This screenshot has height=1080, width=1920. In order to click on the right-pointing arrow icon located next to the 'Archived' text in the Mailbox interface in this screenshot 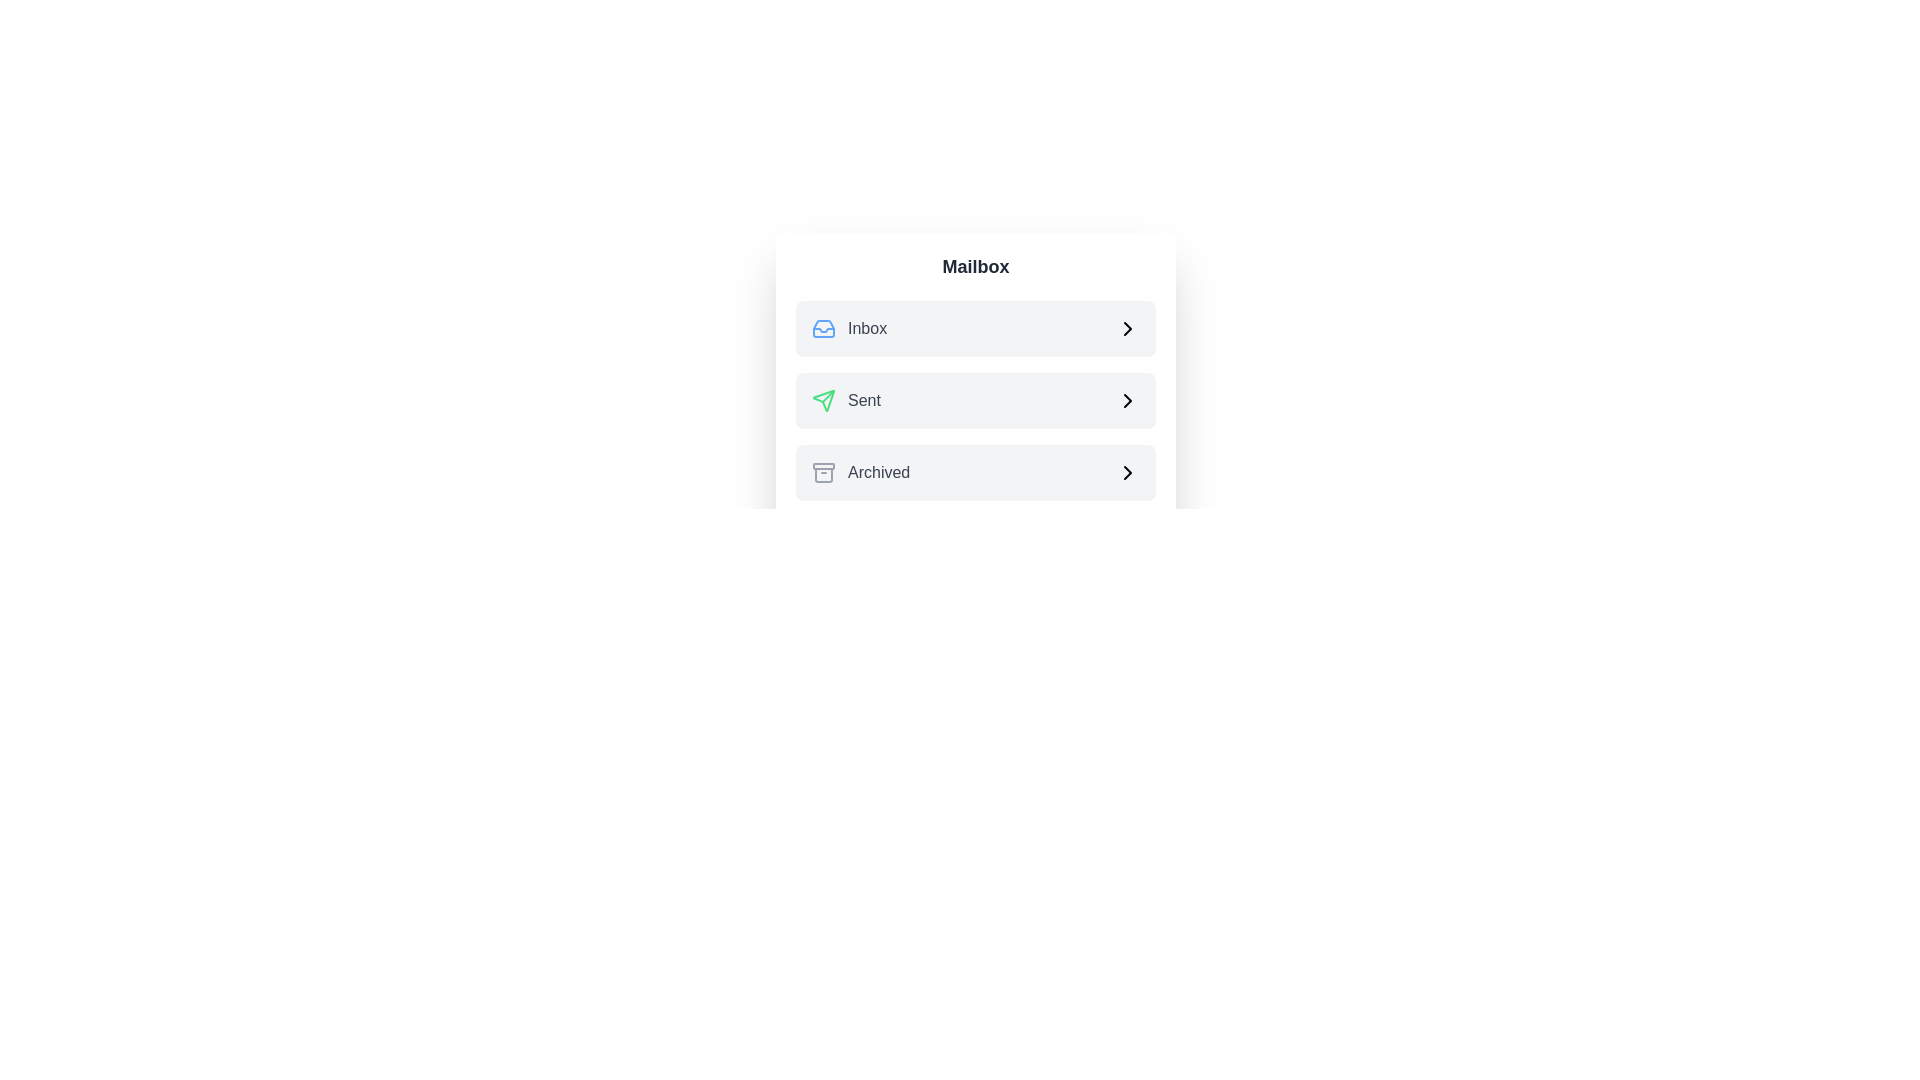, I will do `click(1128, 473)`.